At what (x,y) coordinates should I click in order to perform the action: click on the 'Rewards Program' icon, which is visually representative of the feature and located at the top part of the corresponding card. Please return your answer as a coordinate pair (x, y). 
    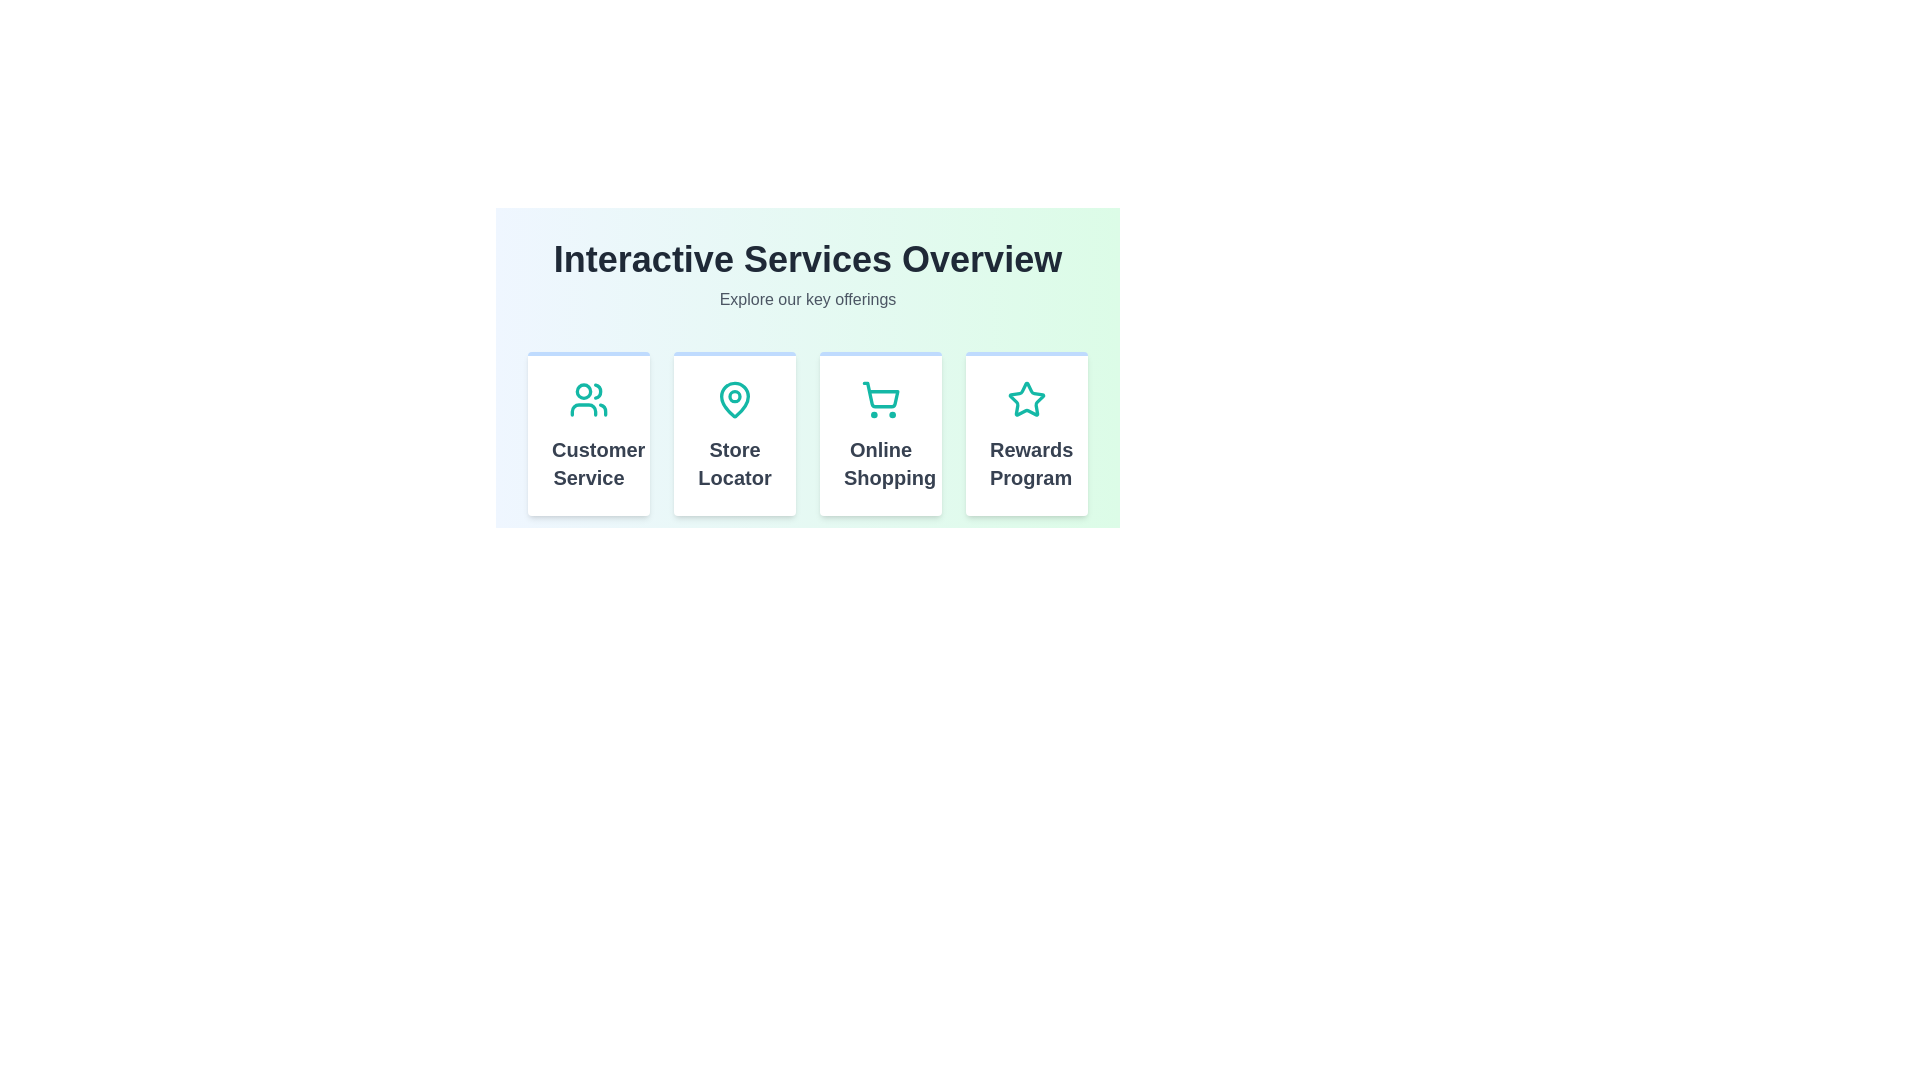
    Looking at the image, I should click on (1027, 400).